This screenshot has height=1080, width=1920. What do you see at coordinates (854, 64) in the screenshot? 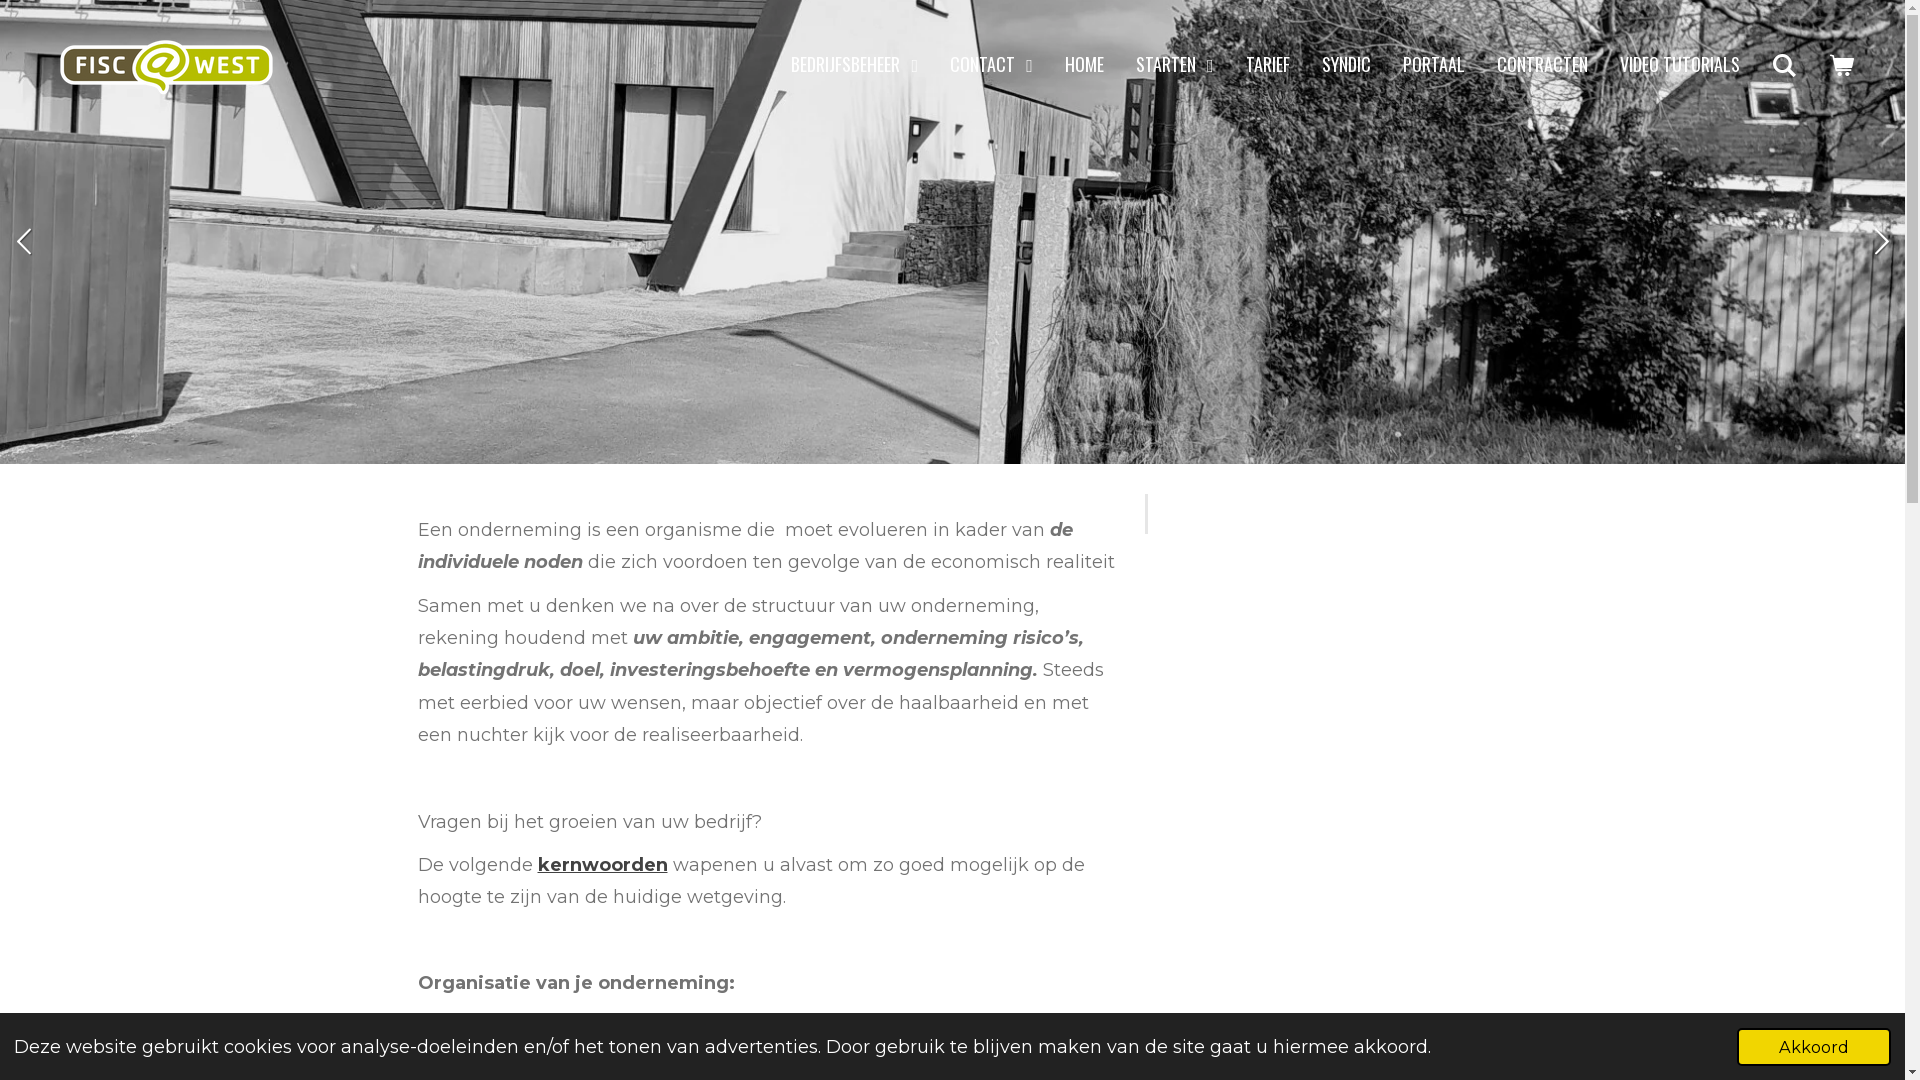
I see `'BEDRIJFSBEHEER'` at bounding box center [854, 64].